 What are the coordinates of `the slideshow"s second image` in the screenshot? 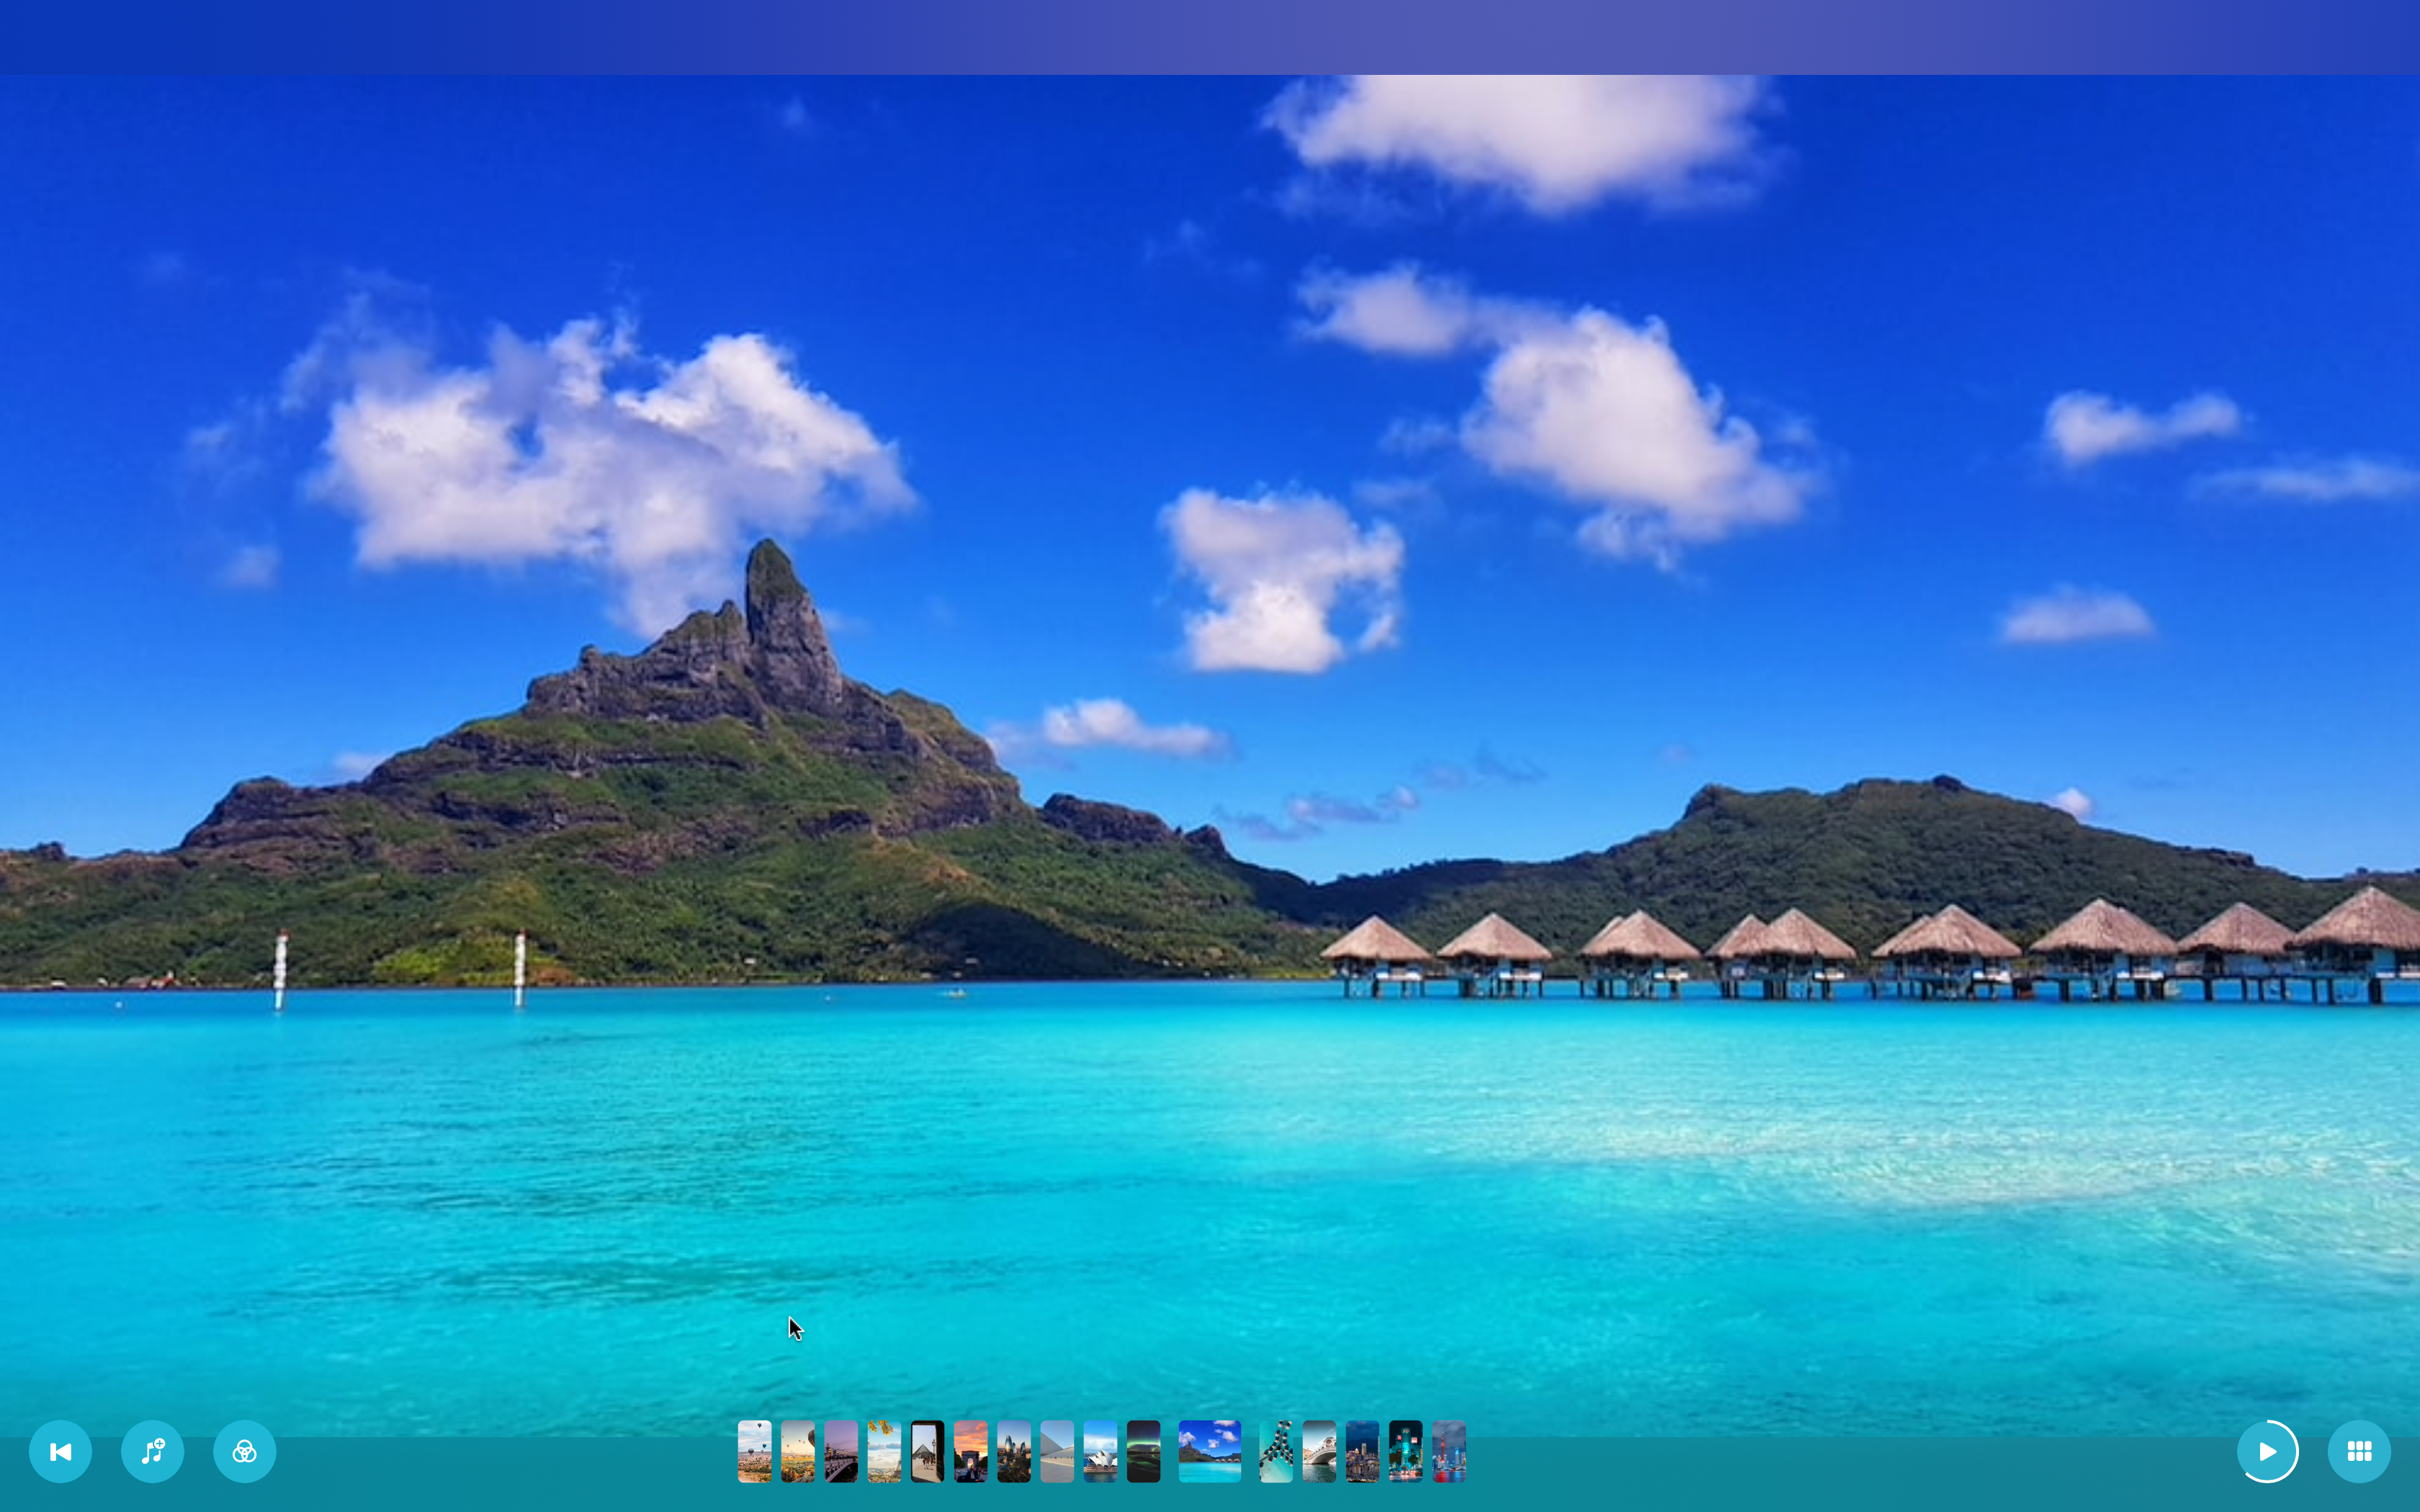 It's located at (797, 1449).